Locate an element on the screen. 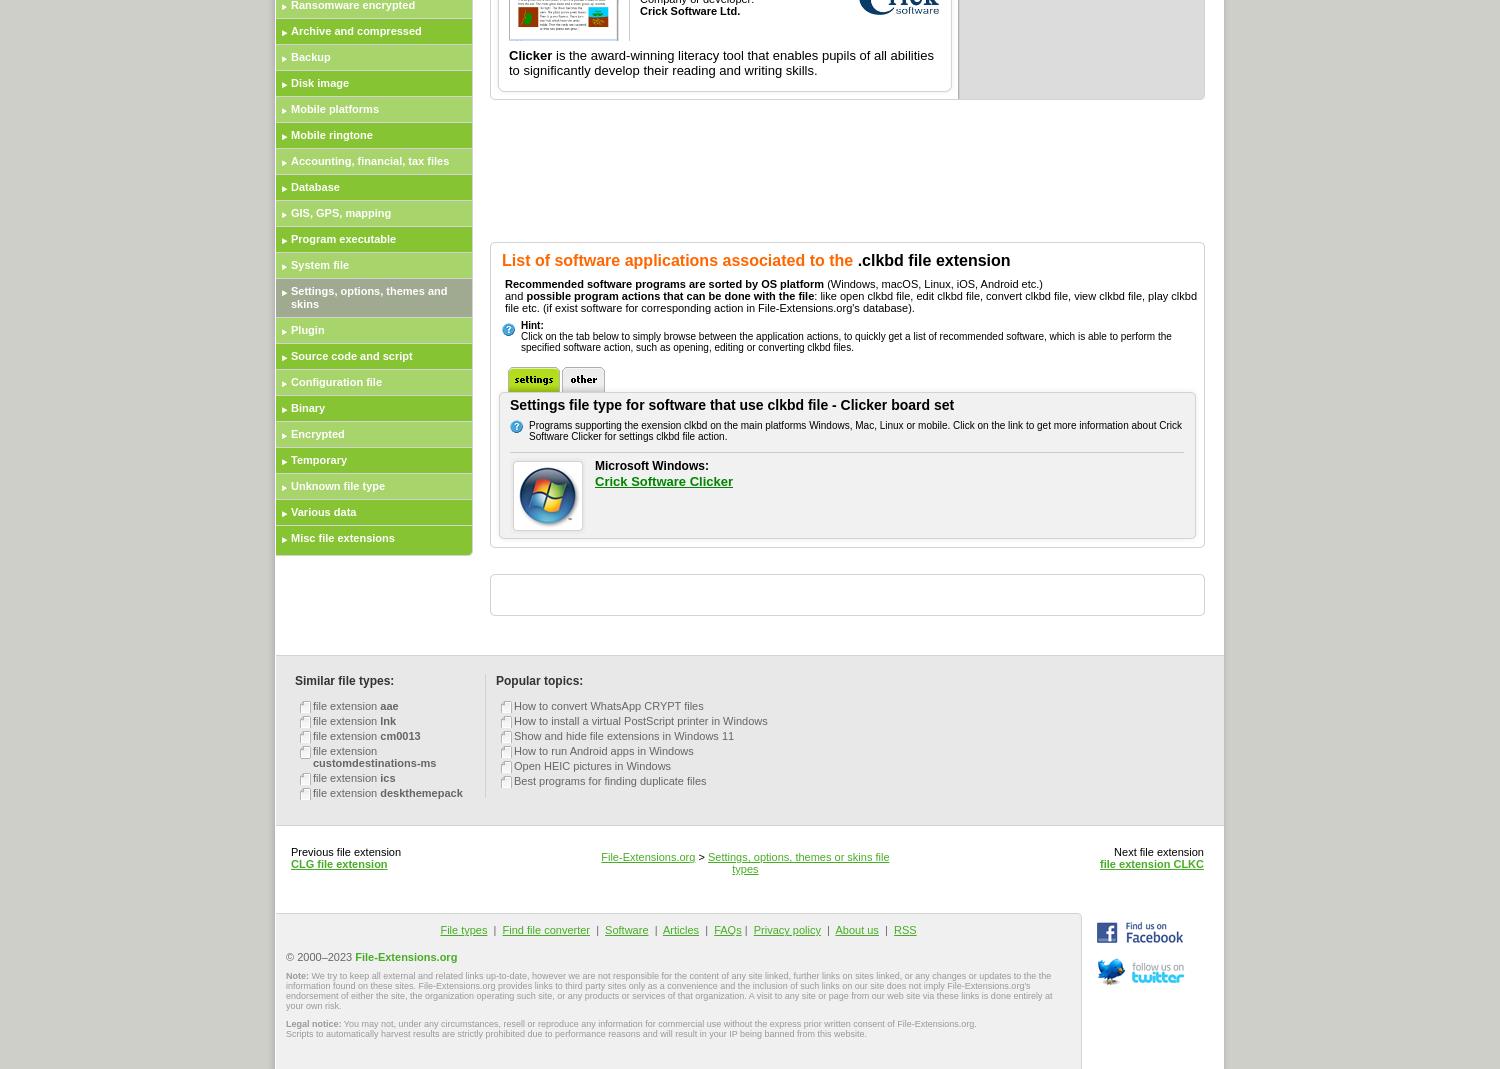  'Hint:' is located at coordinates (520, 324).